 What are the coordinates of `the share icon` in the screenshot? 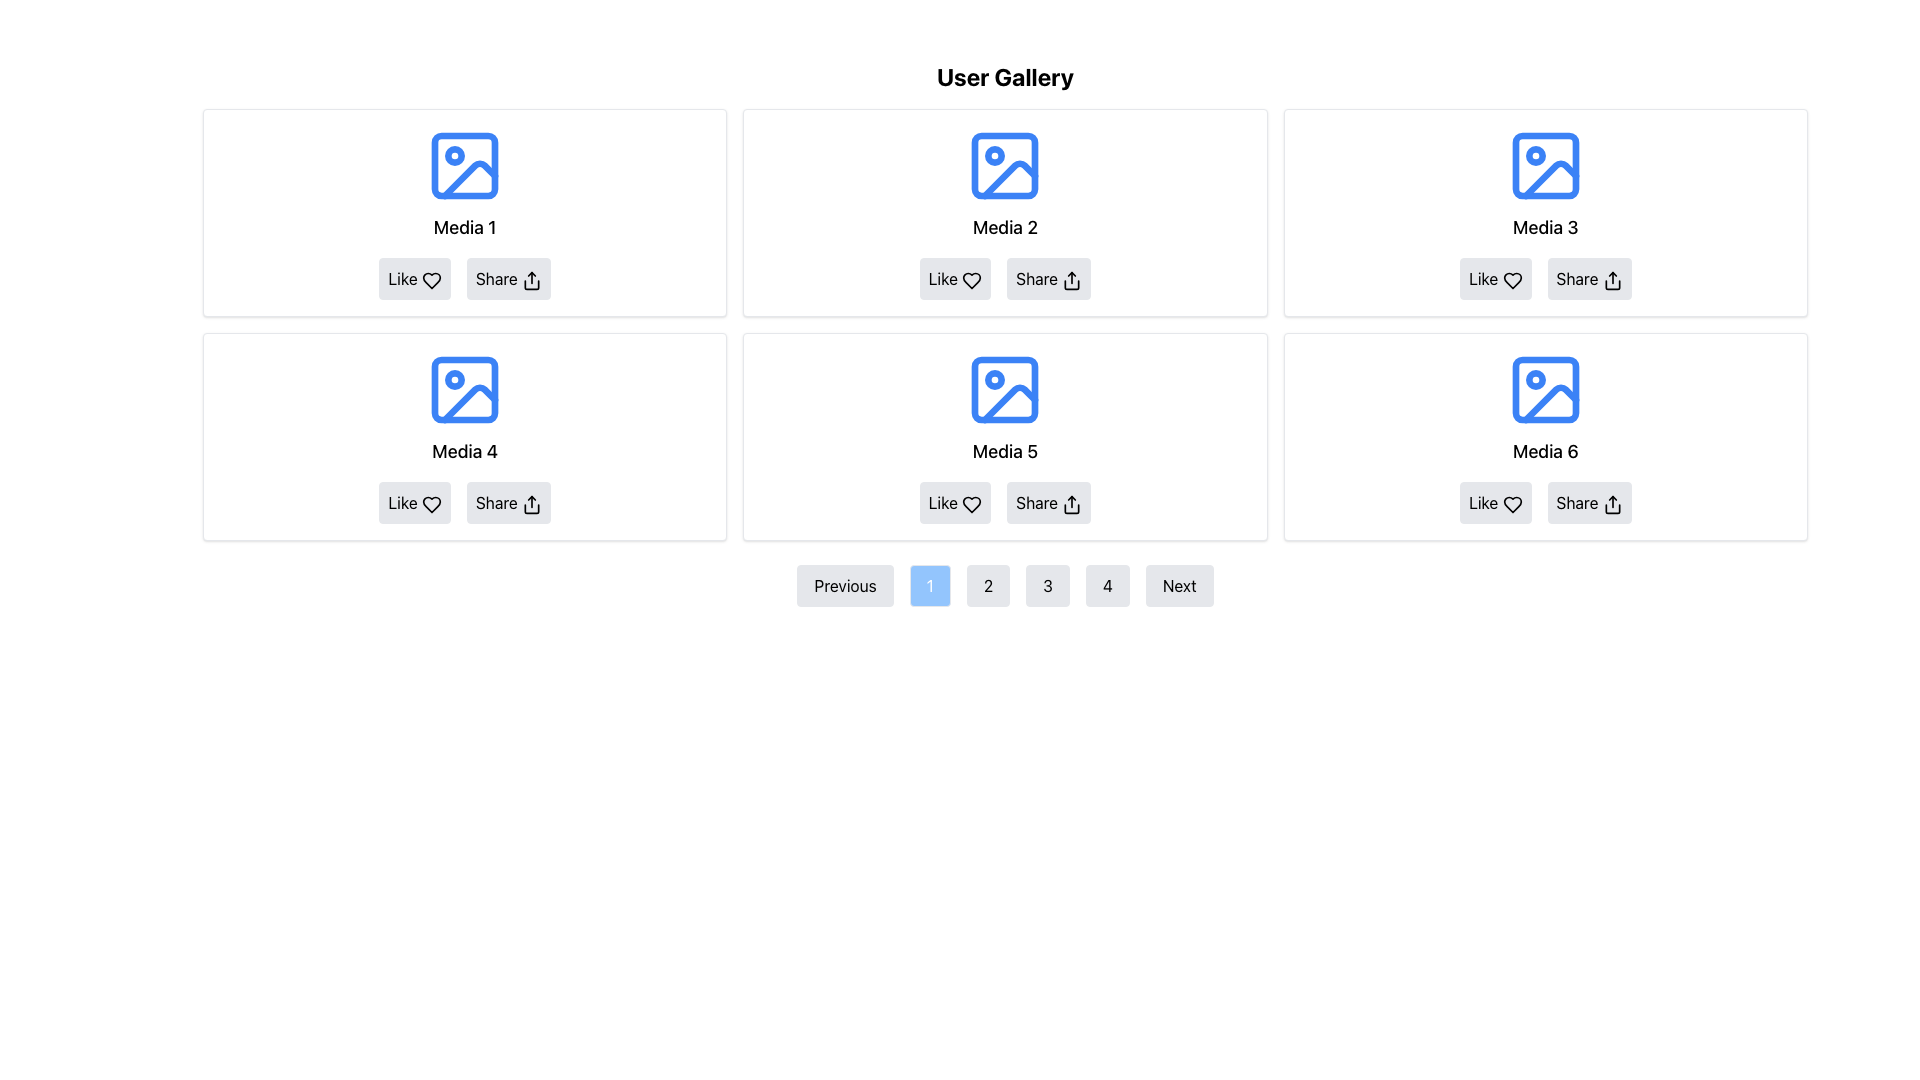 It's located at (1071, 280).